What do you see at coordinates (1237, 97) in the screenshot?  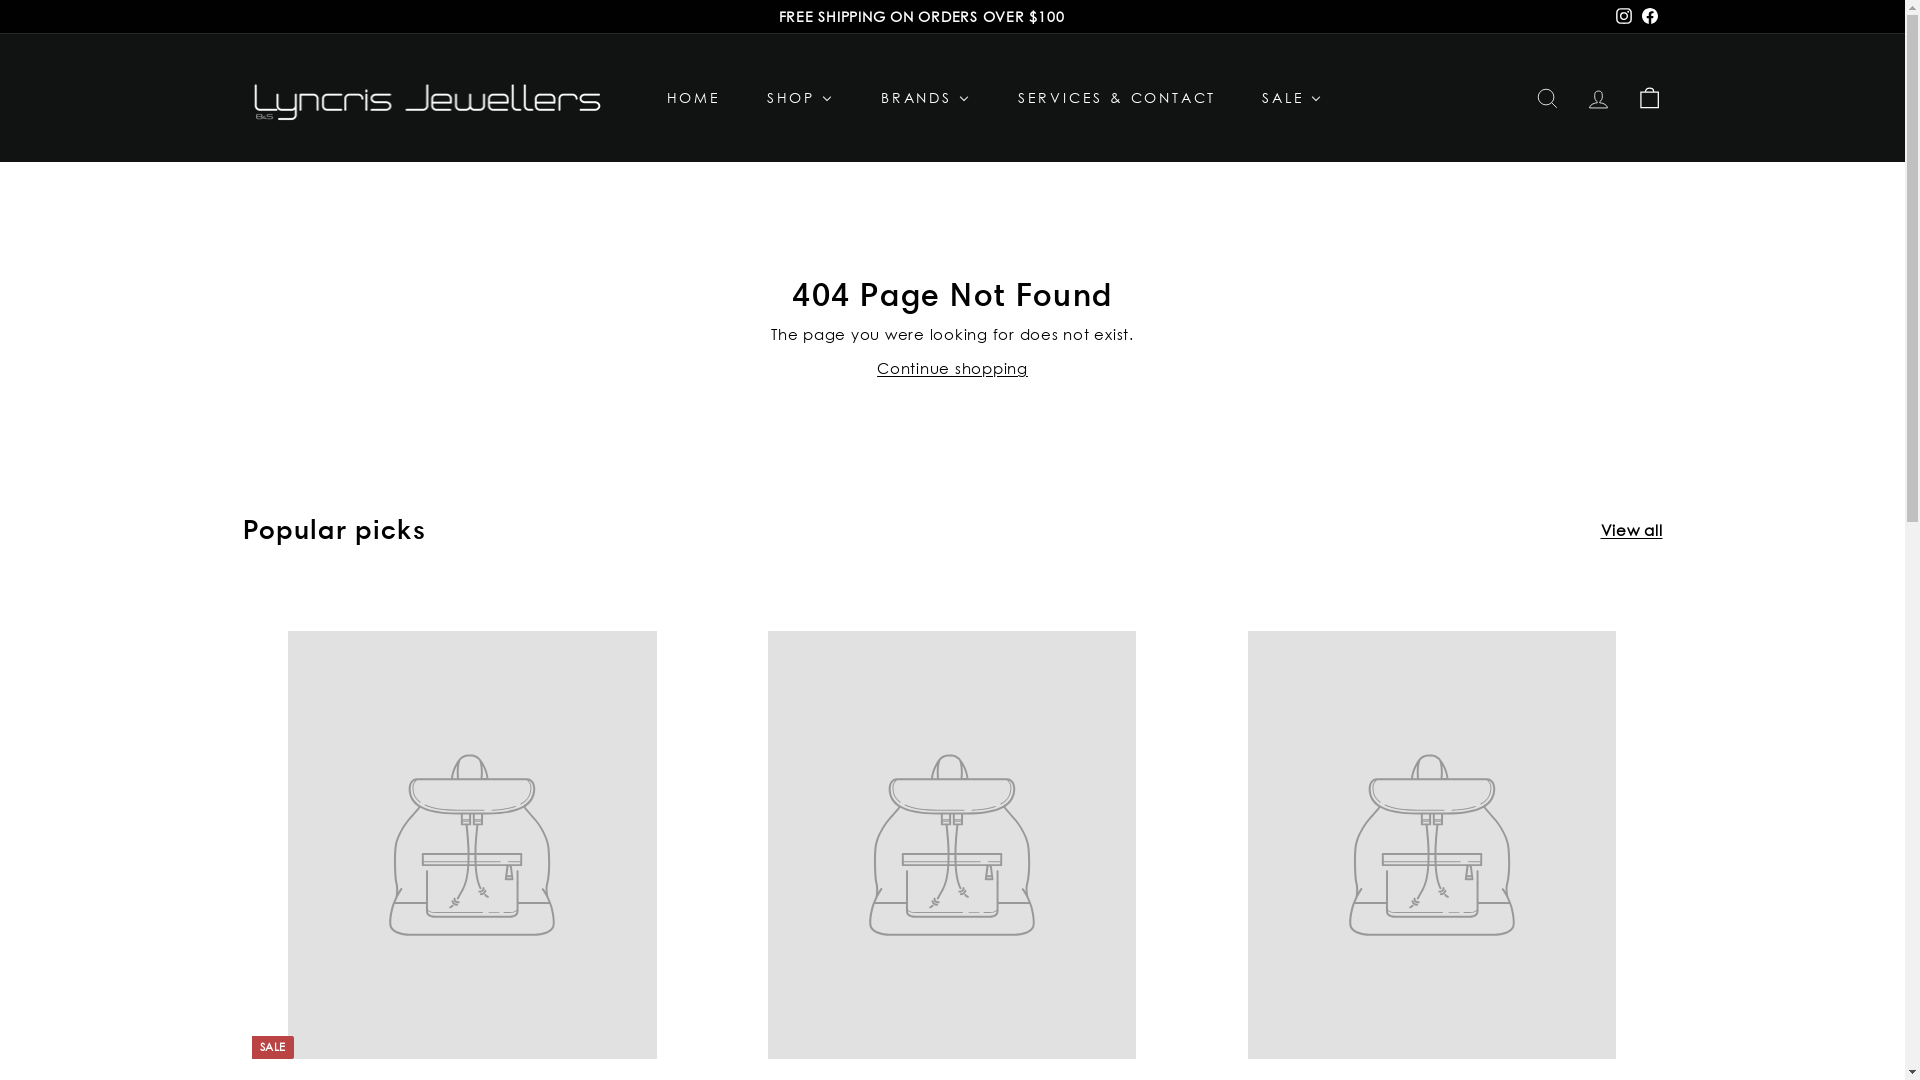 I see `'SALE'` at bounding box center [1237, 97].